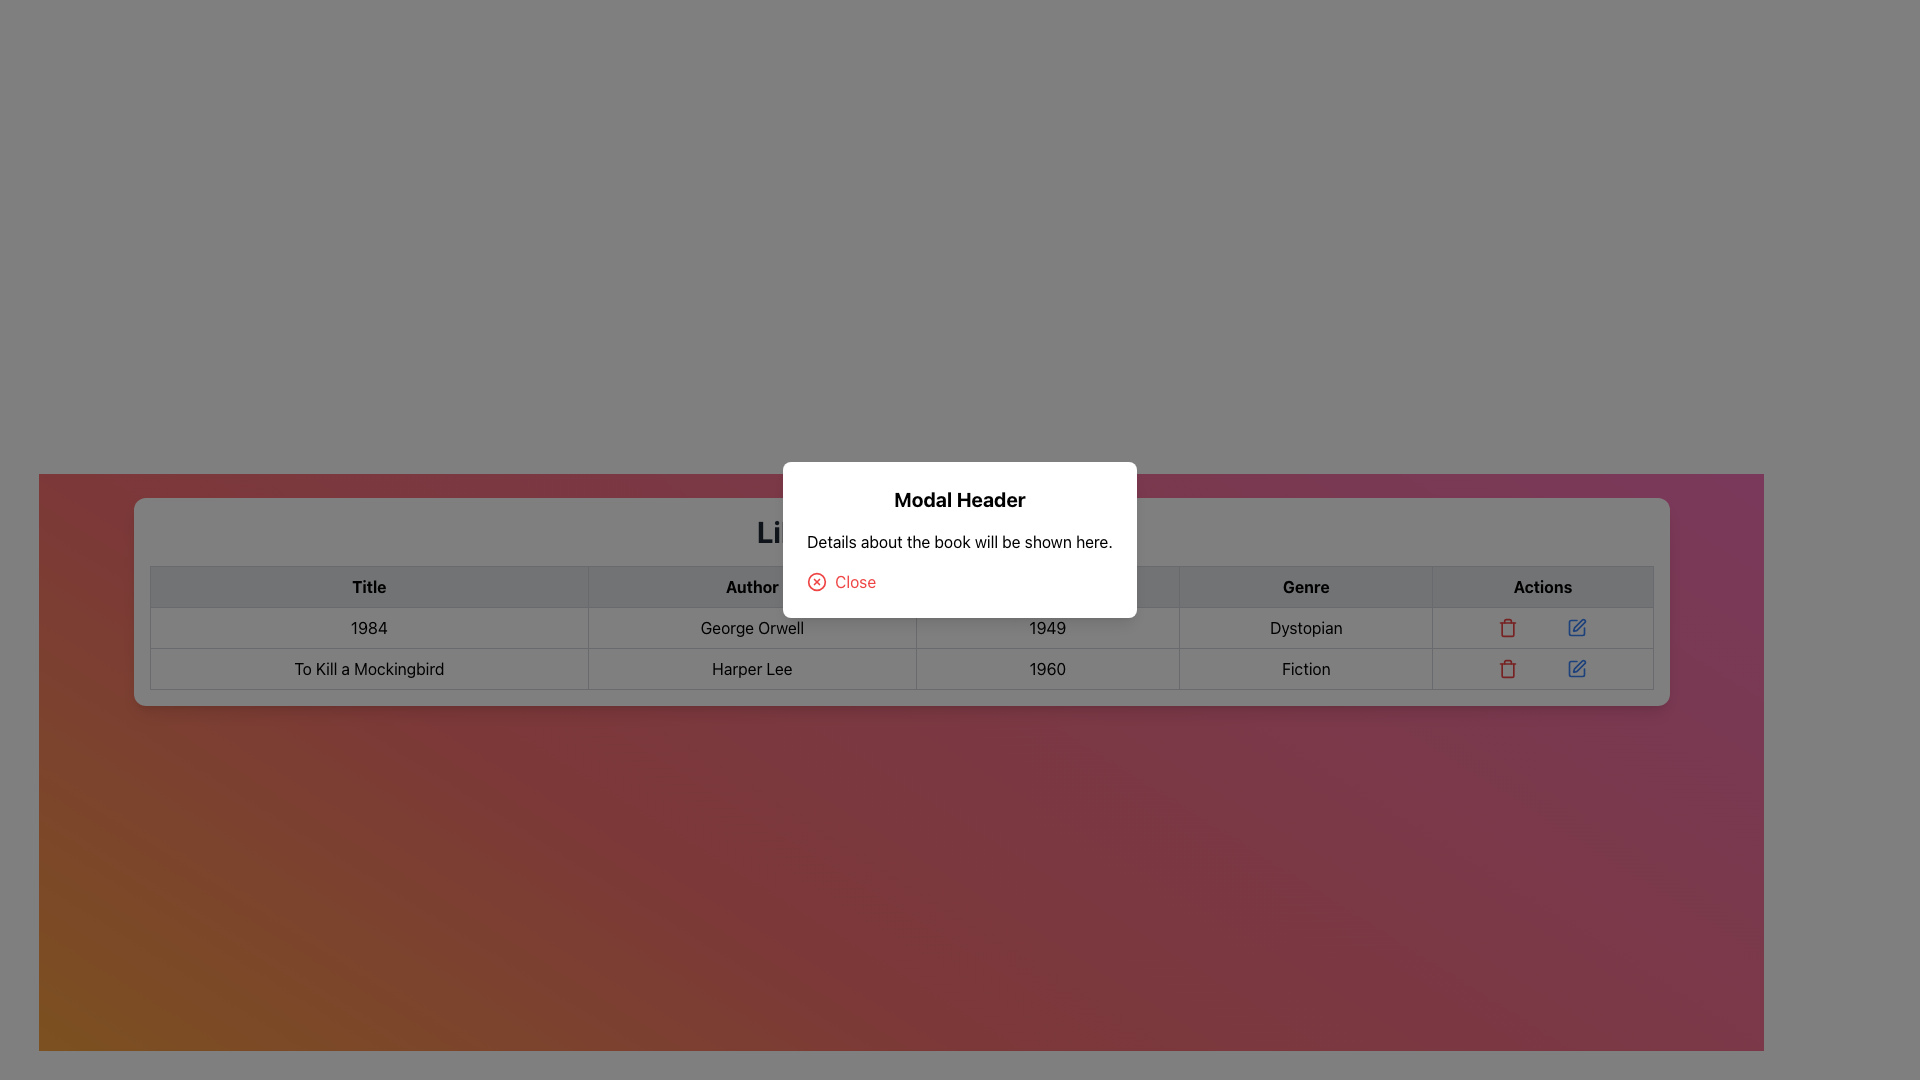  Describe the element at coordinates (1541, 668) in the screenshot. I see `the horizontal separator element in the 'Actions' column of the 'Fiction' row, which serves as a visual marker to distinguish neighboring action buttons` at that location.